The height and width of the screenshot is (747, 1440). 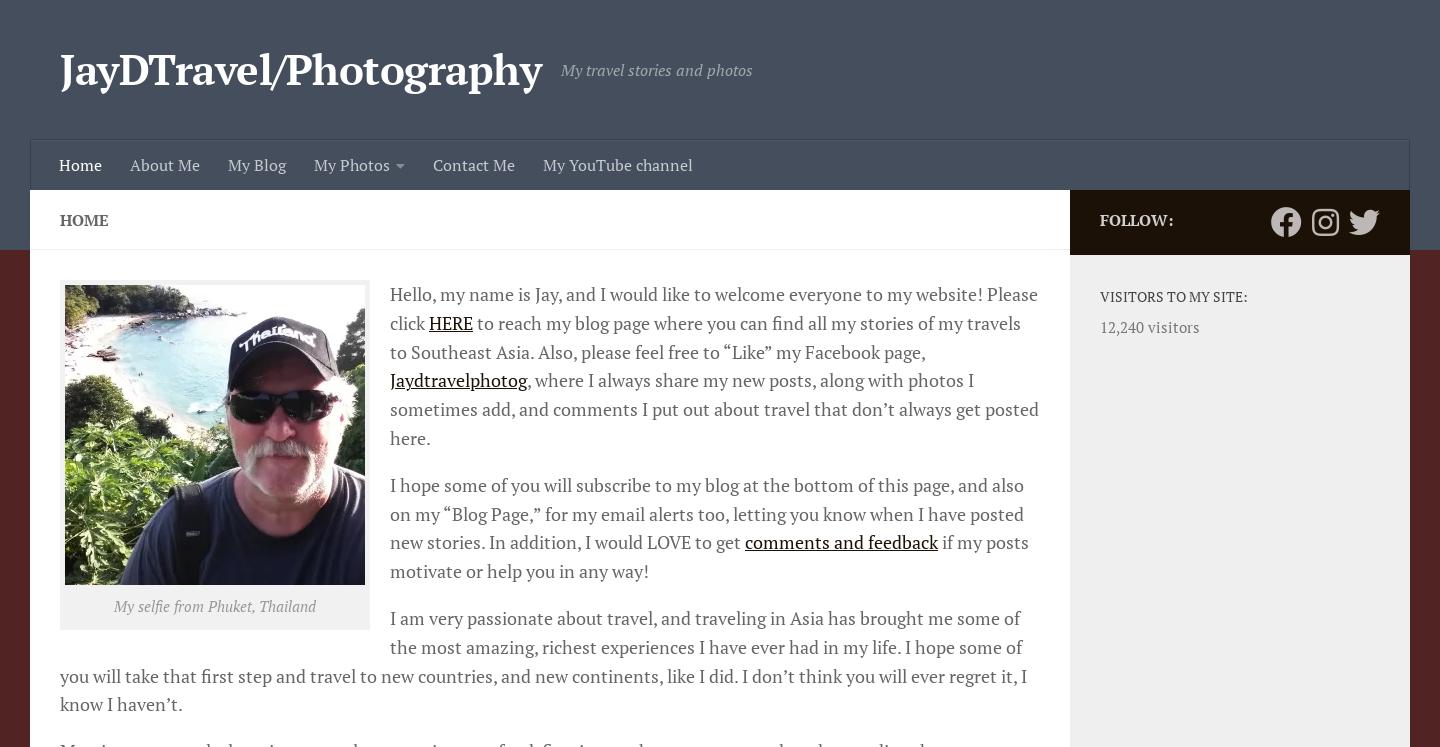 What do you see at coordinates (388, 512) in the screenshot?
I see `'I hope some of you will subscribe to my blog at the bottom of this page, and also on my “Blog Page,” for my email alerts too, letting you know when I have posted new stories. In addition, I would LOVE to get'` at bounding box center [388, 512].